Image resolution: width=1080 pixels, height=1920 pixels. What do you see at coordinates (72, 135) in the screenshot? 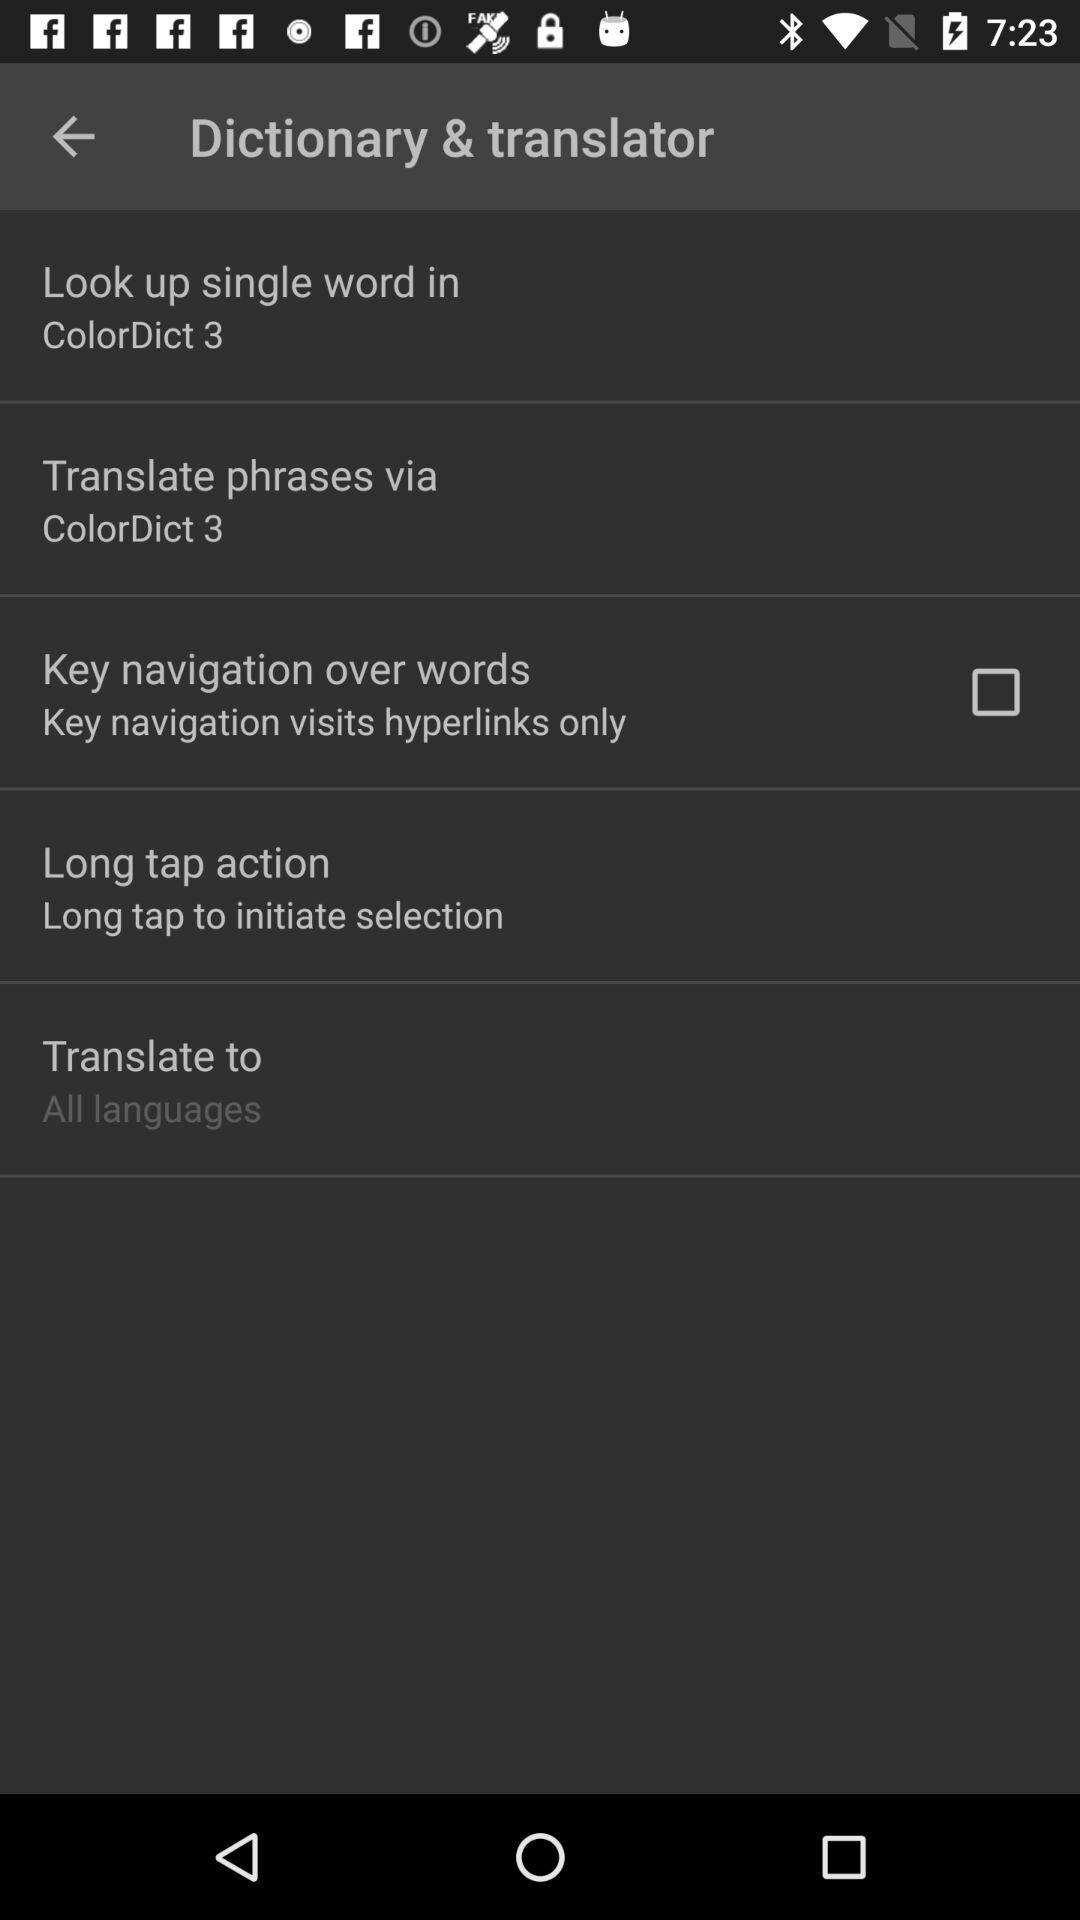
I see `go back` at bounding box center [72, 135].